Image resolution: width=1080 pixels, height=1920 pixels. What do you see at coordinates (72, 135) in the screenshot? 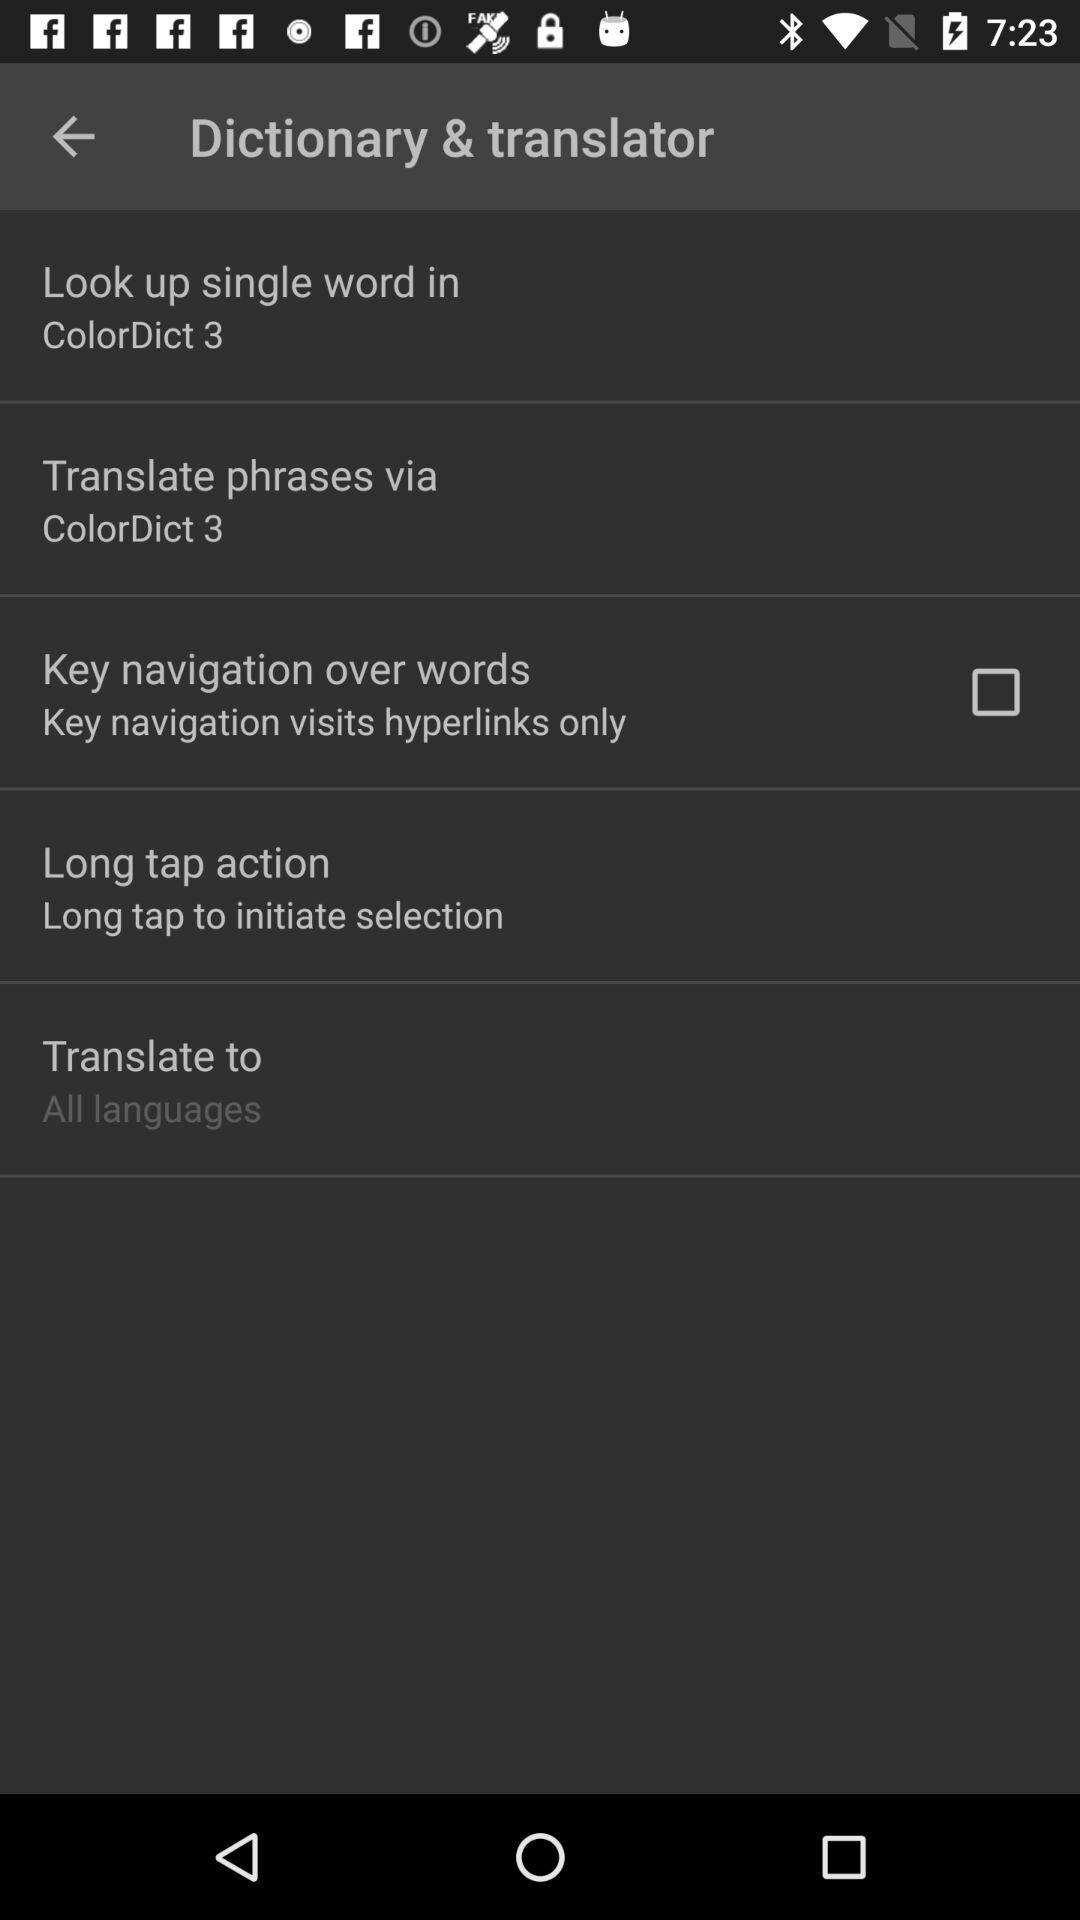
I see `go back` at bounding box center [72, 135].